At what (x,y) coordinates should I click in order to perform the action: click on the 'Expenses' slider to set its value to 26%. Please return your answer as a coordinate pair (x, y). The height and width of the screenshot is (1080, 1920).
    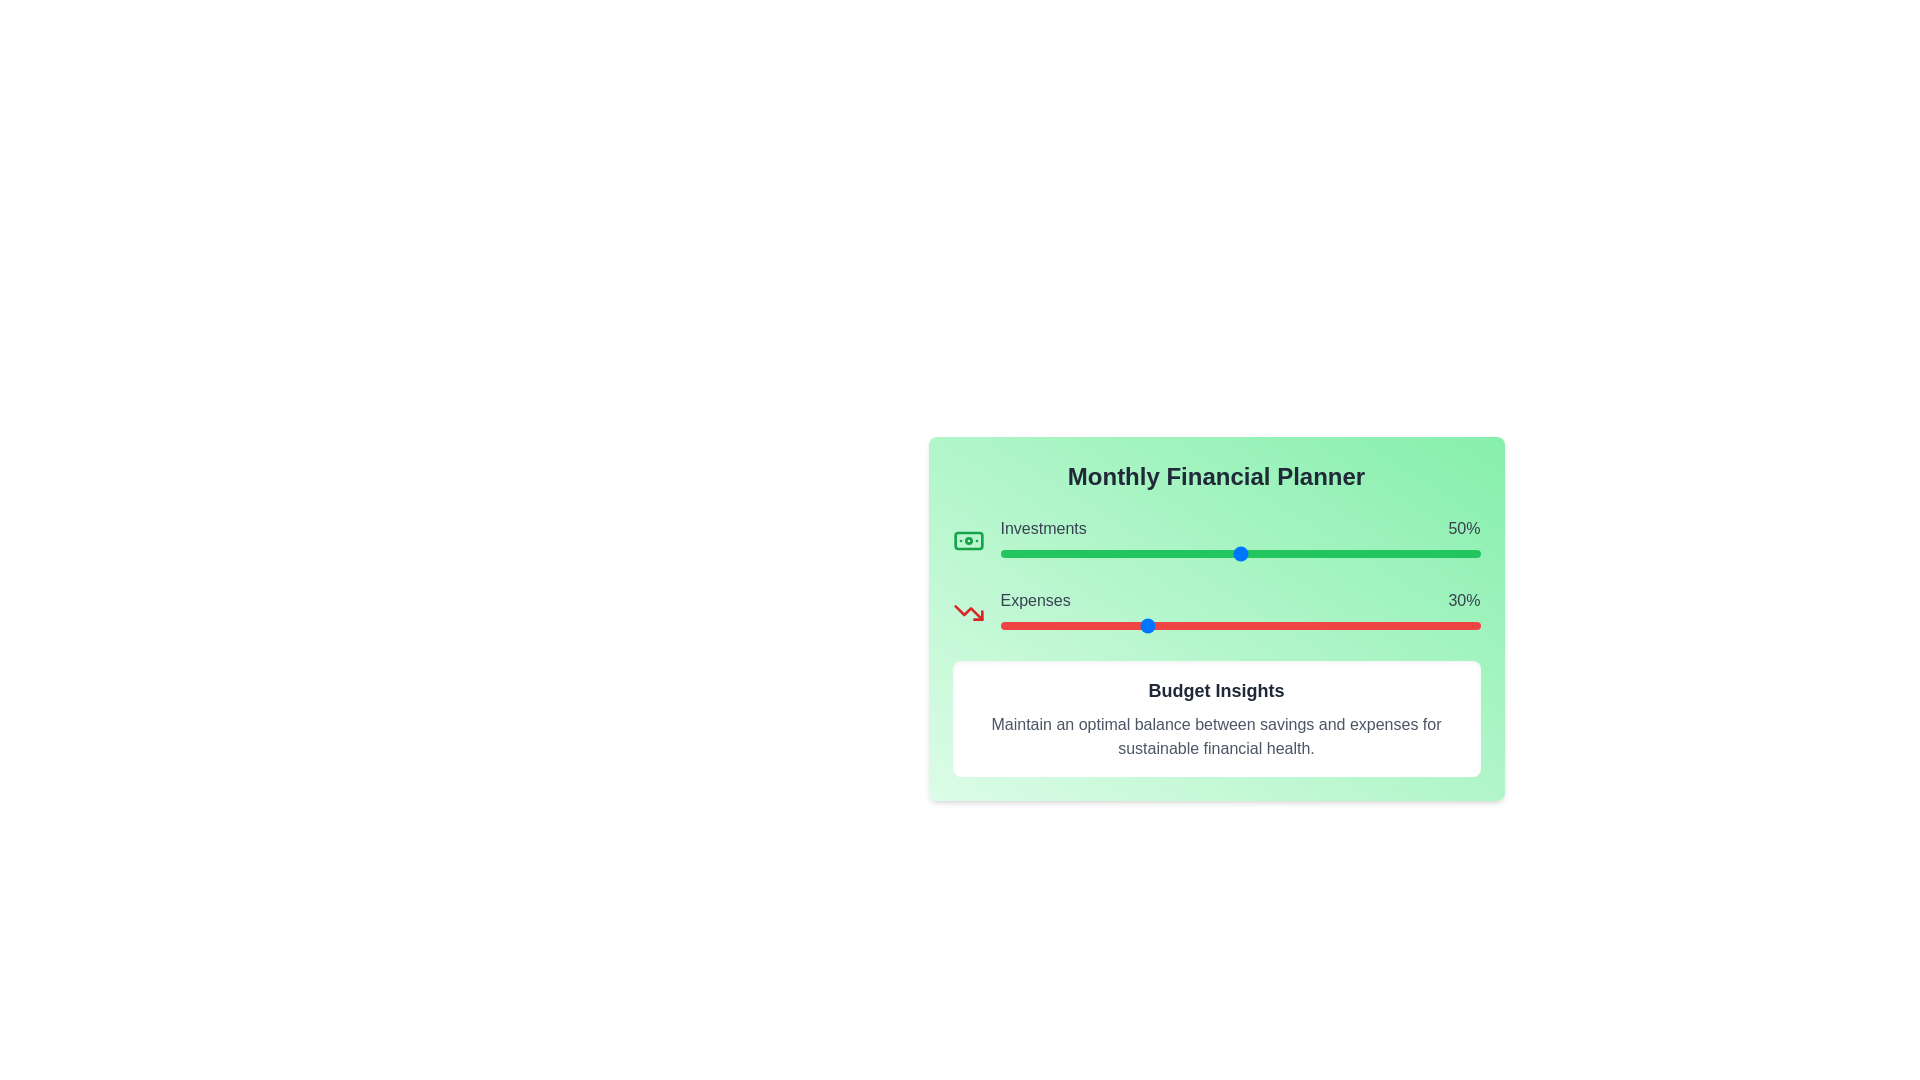
    Looking at the image, I should click on (1125, 624).